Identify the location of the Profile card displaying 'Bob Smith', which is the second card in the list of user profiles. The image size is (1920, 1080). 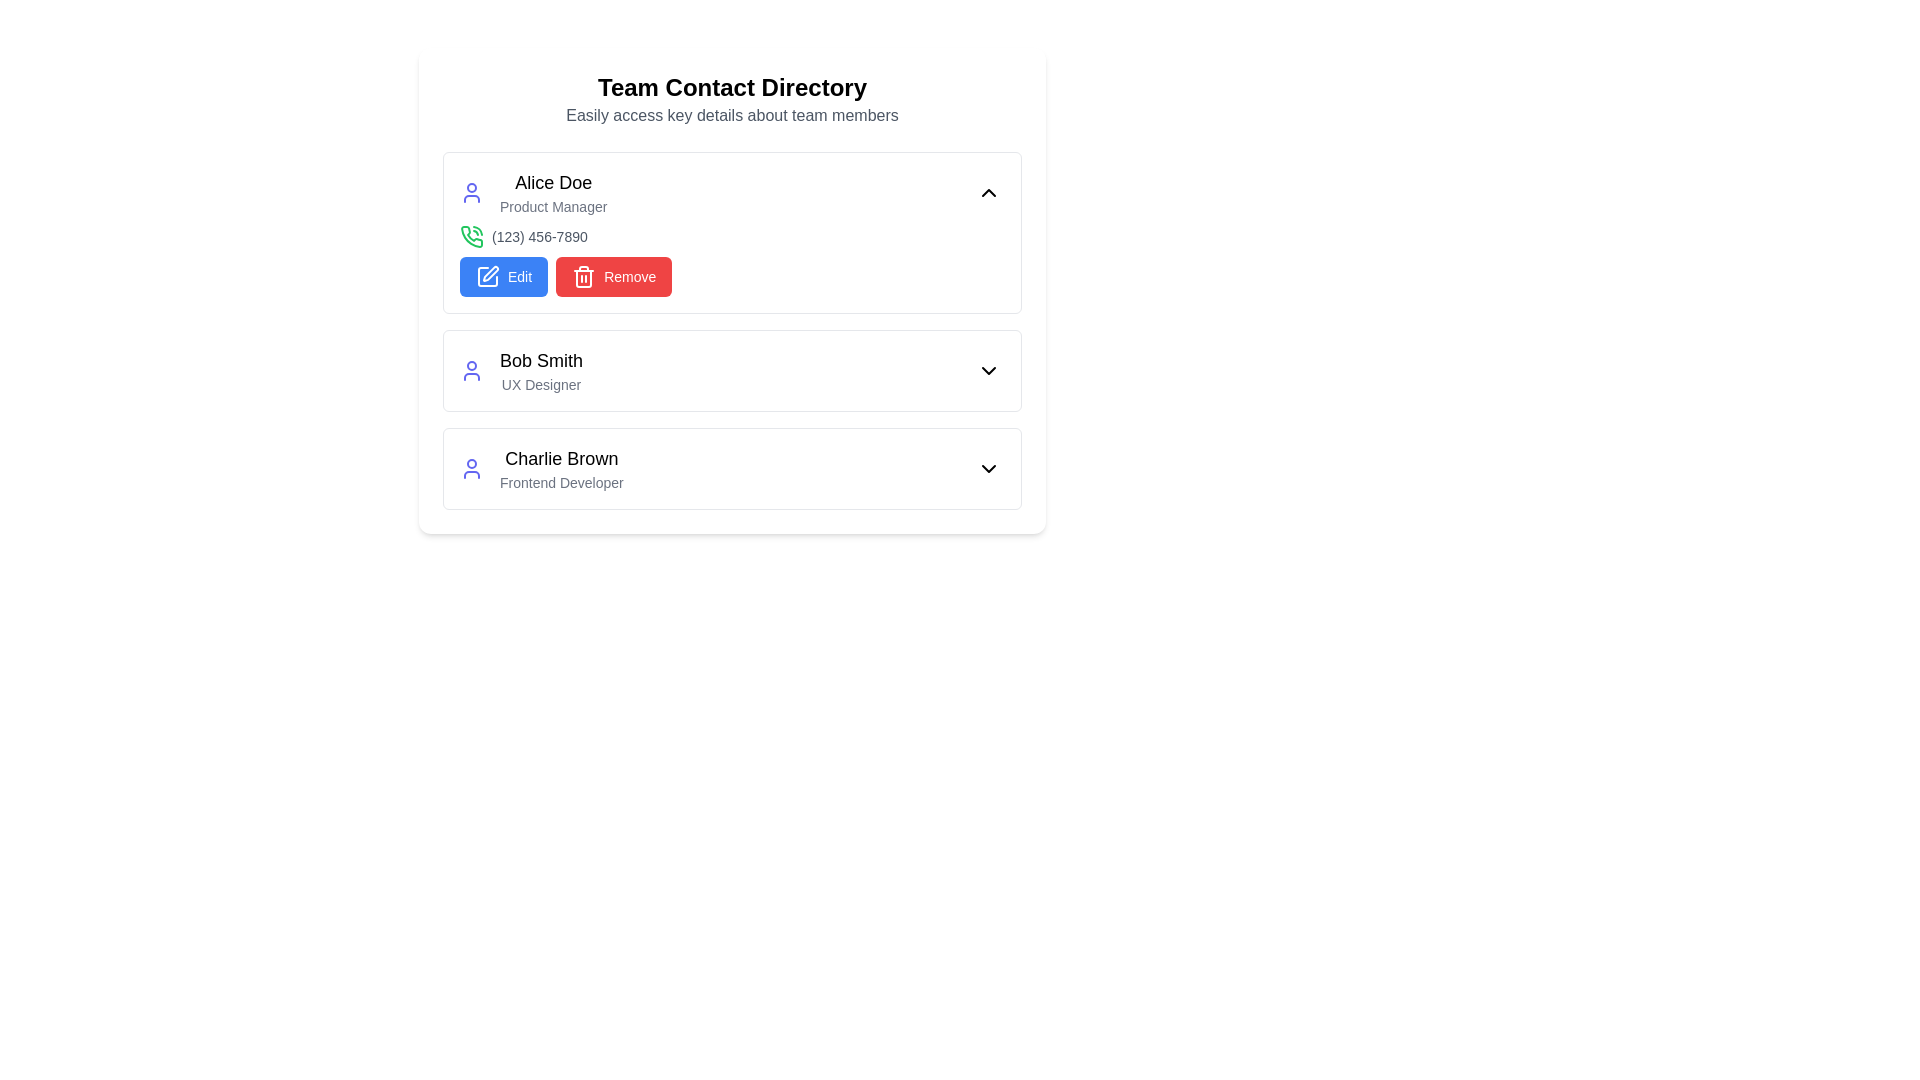
(731, 370).